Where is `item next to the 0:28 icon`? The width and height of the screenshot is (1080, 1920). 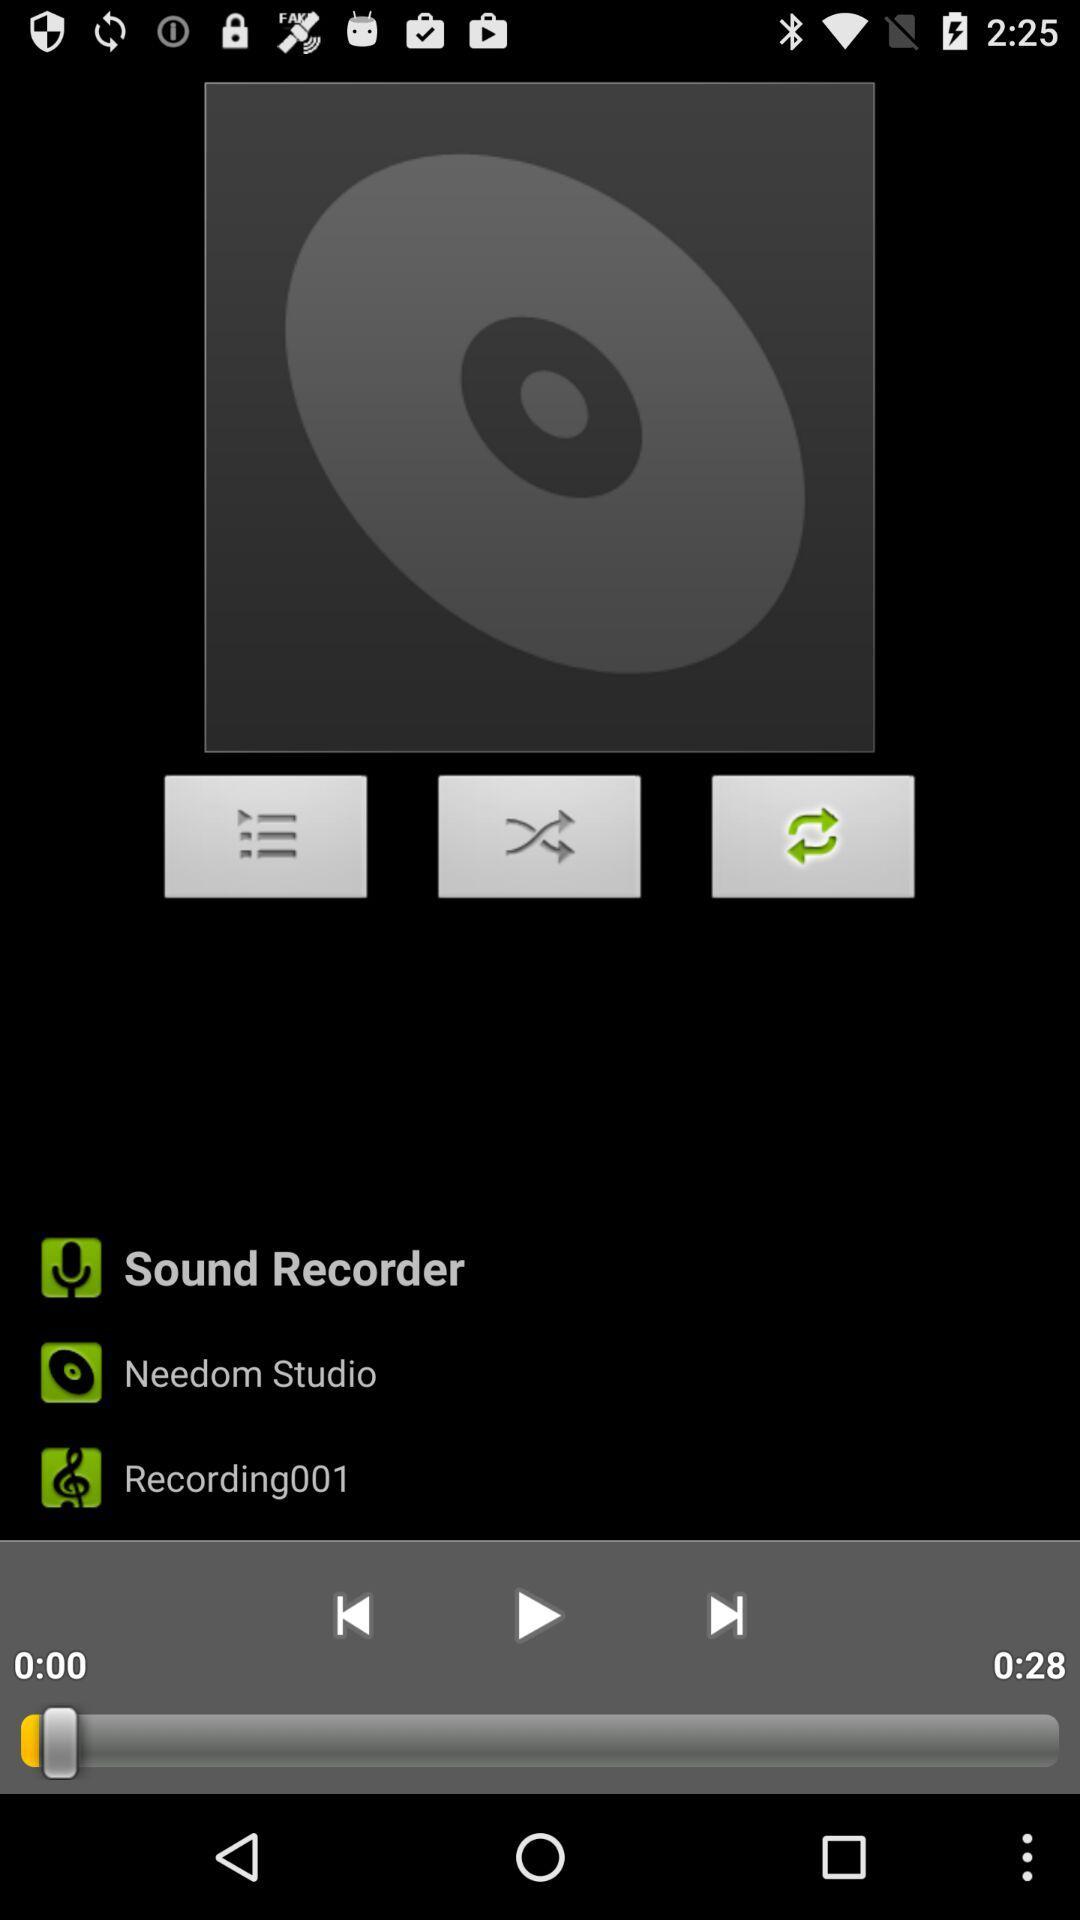
item next to the 0:28 icon is located at coordinates (726, 1615).